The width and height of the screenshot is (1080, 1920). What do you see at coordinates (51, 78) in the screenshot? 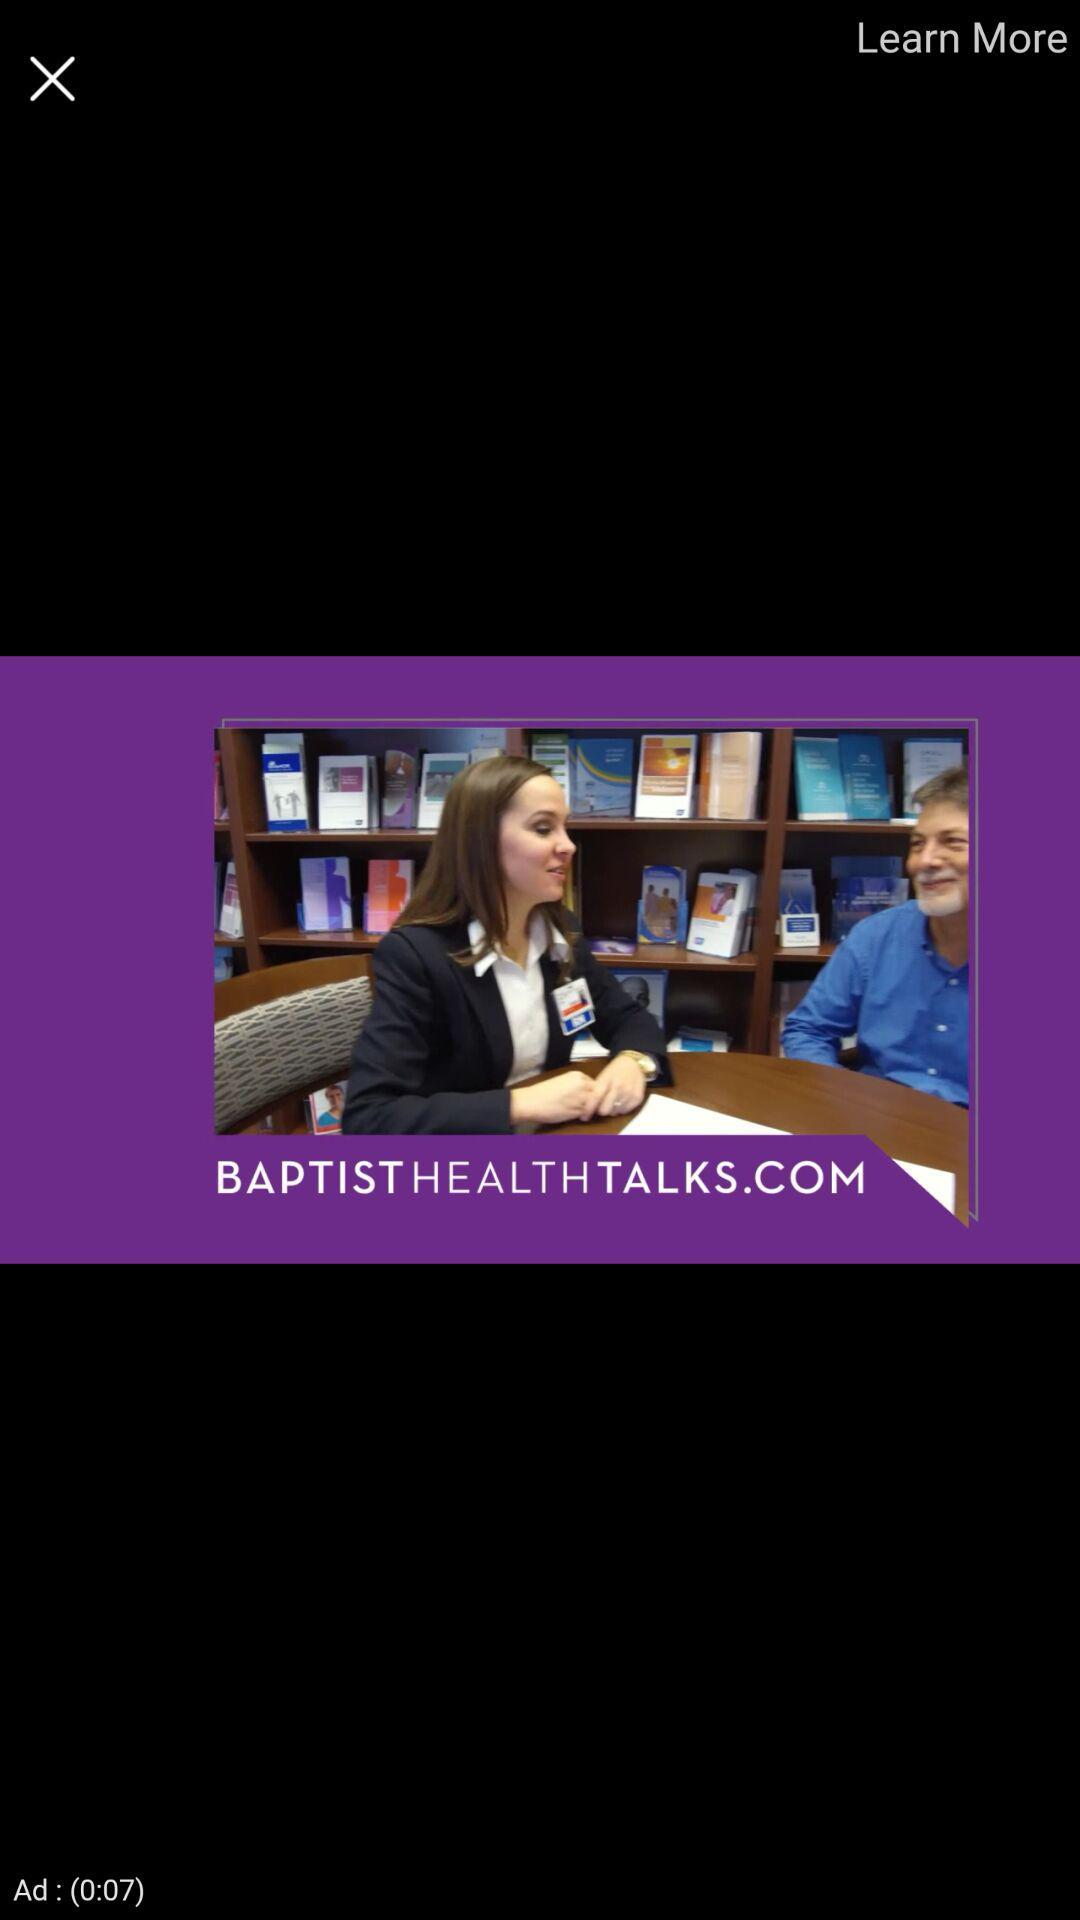
I see `the page` at bounding box center [51, 78].